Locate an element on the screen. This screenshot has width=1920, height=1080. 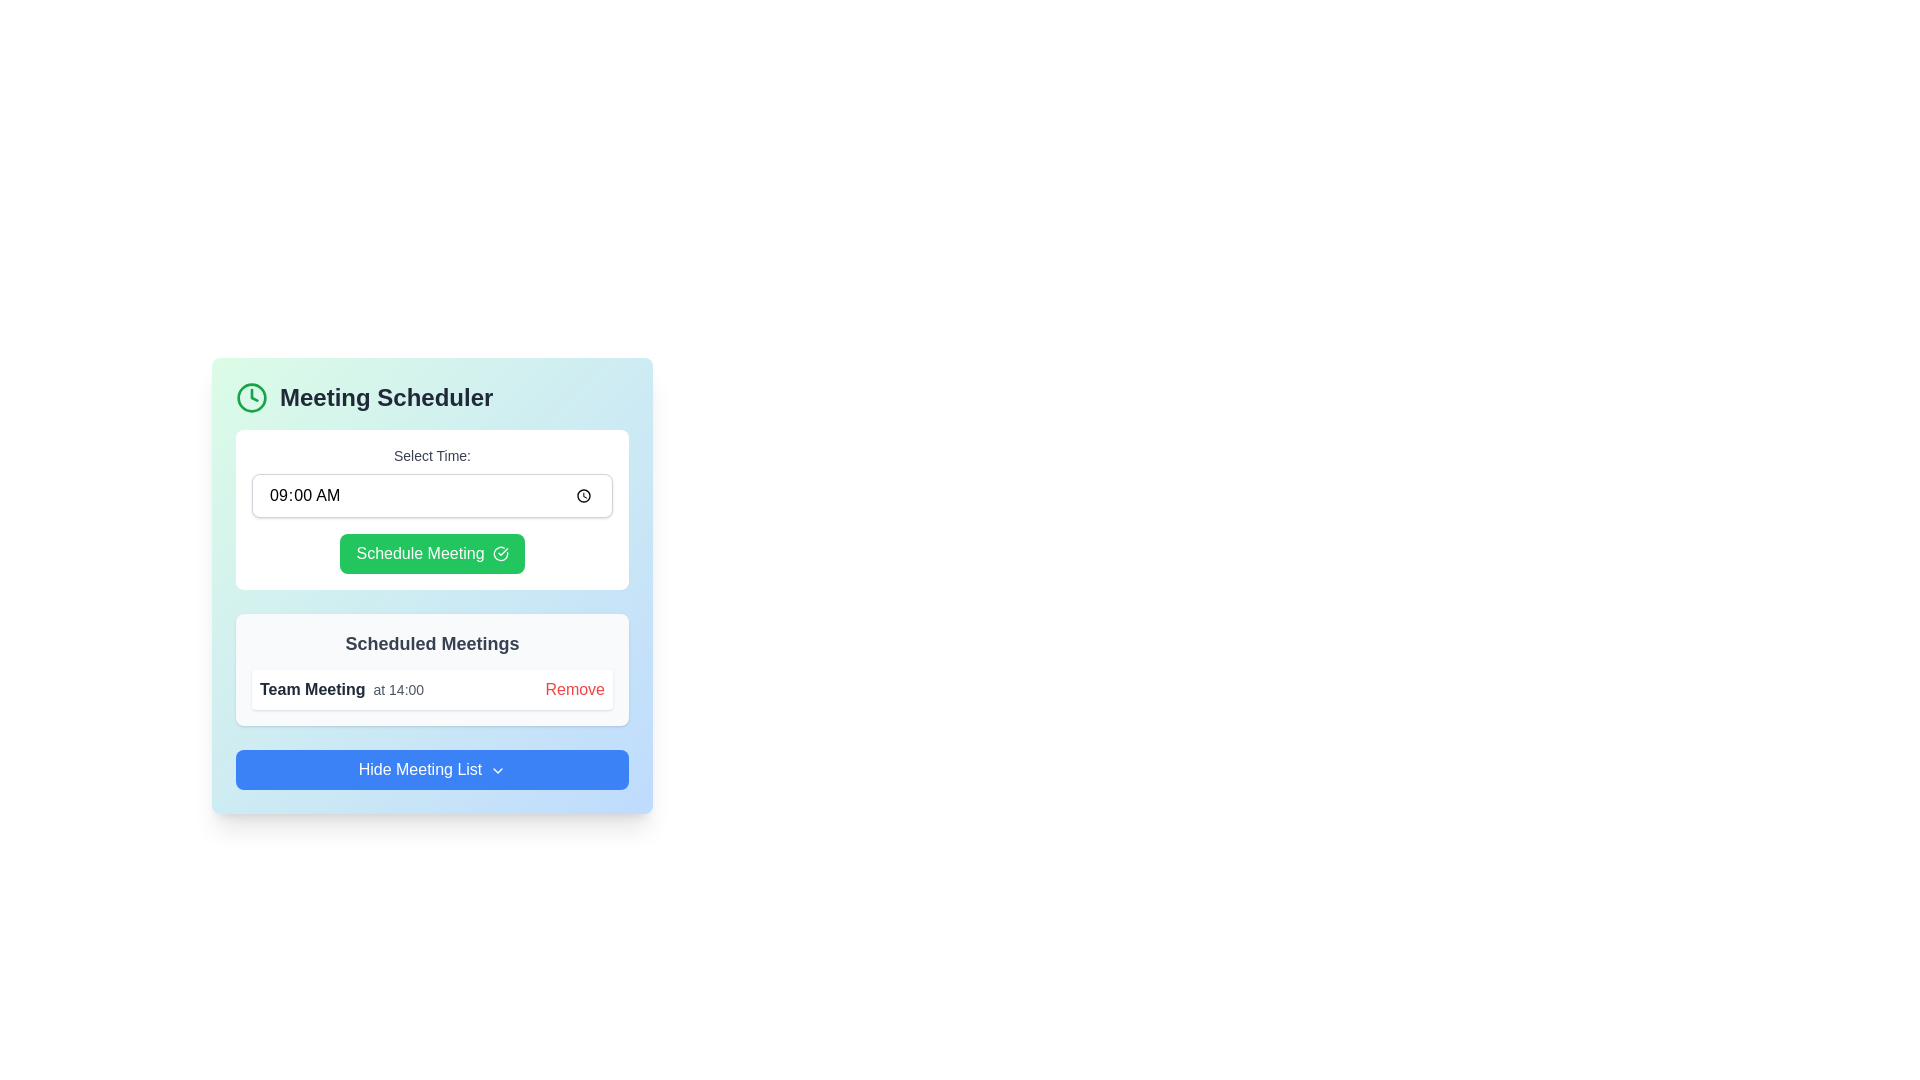
the scheduled meeting element that displays information about the meeting, including the title and scheduled time is located at coordinates (431, 689).